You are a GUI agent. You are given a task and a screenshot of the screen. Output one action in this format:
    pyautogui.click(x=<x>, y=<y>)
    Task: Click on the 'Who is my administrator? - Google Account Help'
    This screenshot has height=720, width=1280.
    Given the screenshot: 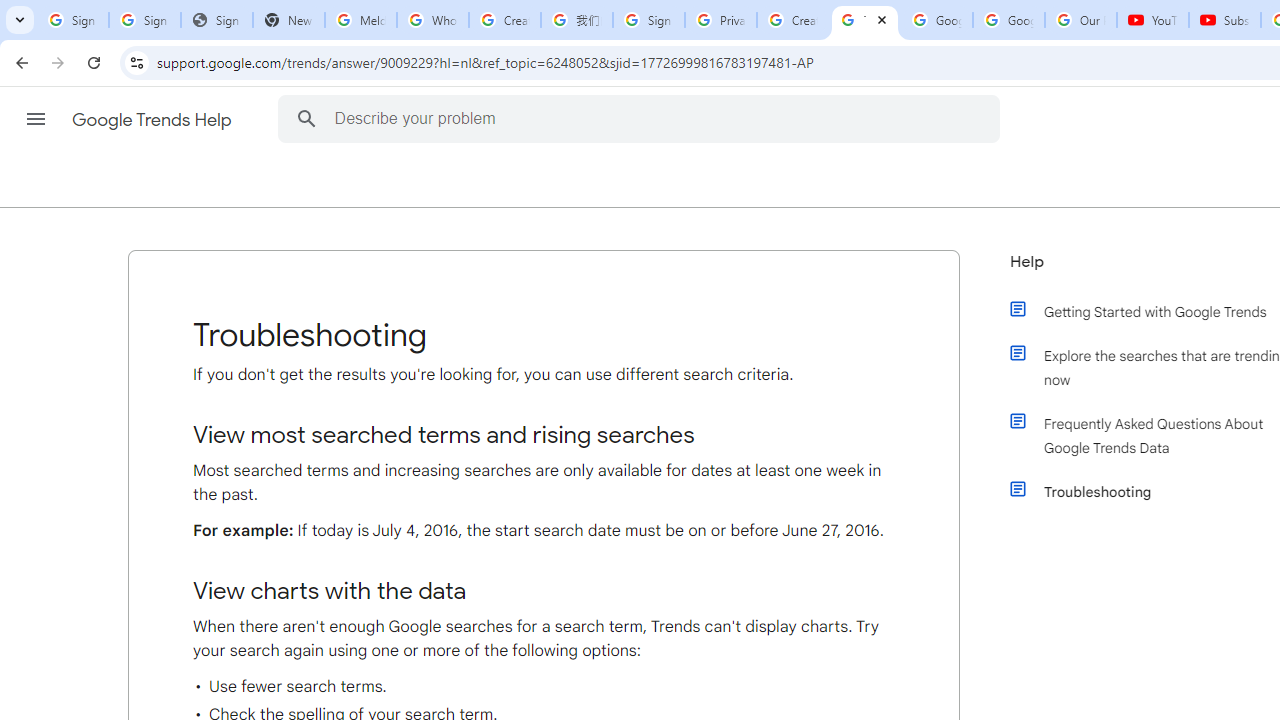 What is the action you would take?
    pyautogui.click(x=431, y=20)
    